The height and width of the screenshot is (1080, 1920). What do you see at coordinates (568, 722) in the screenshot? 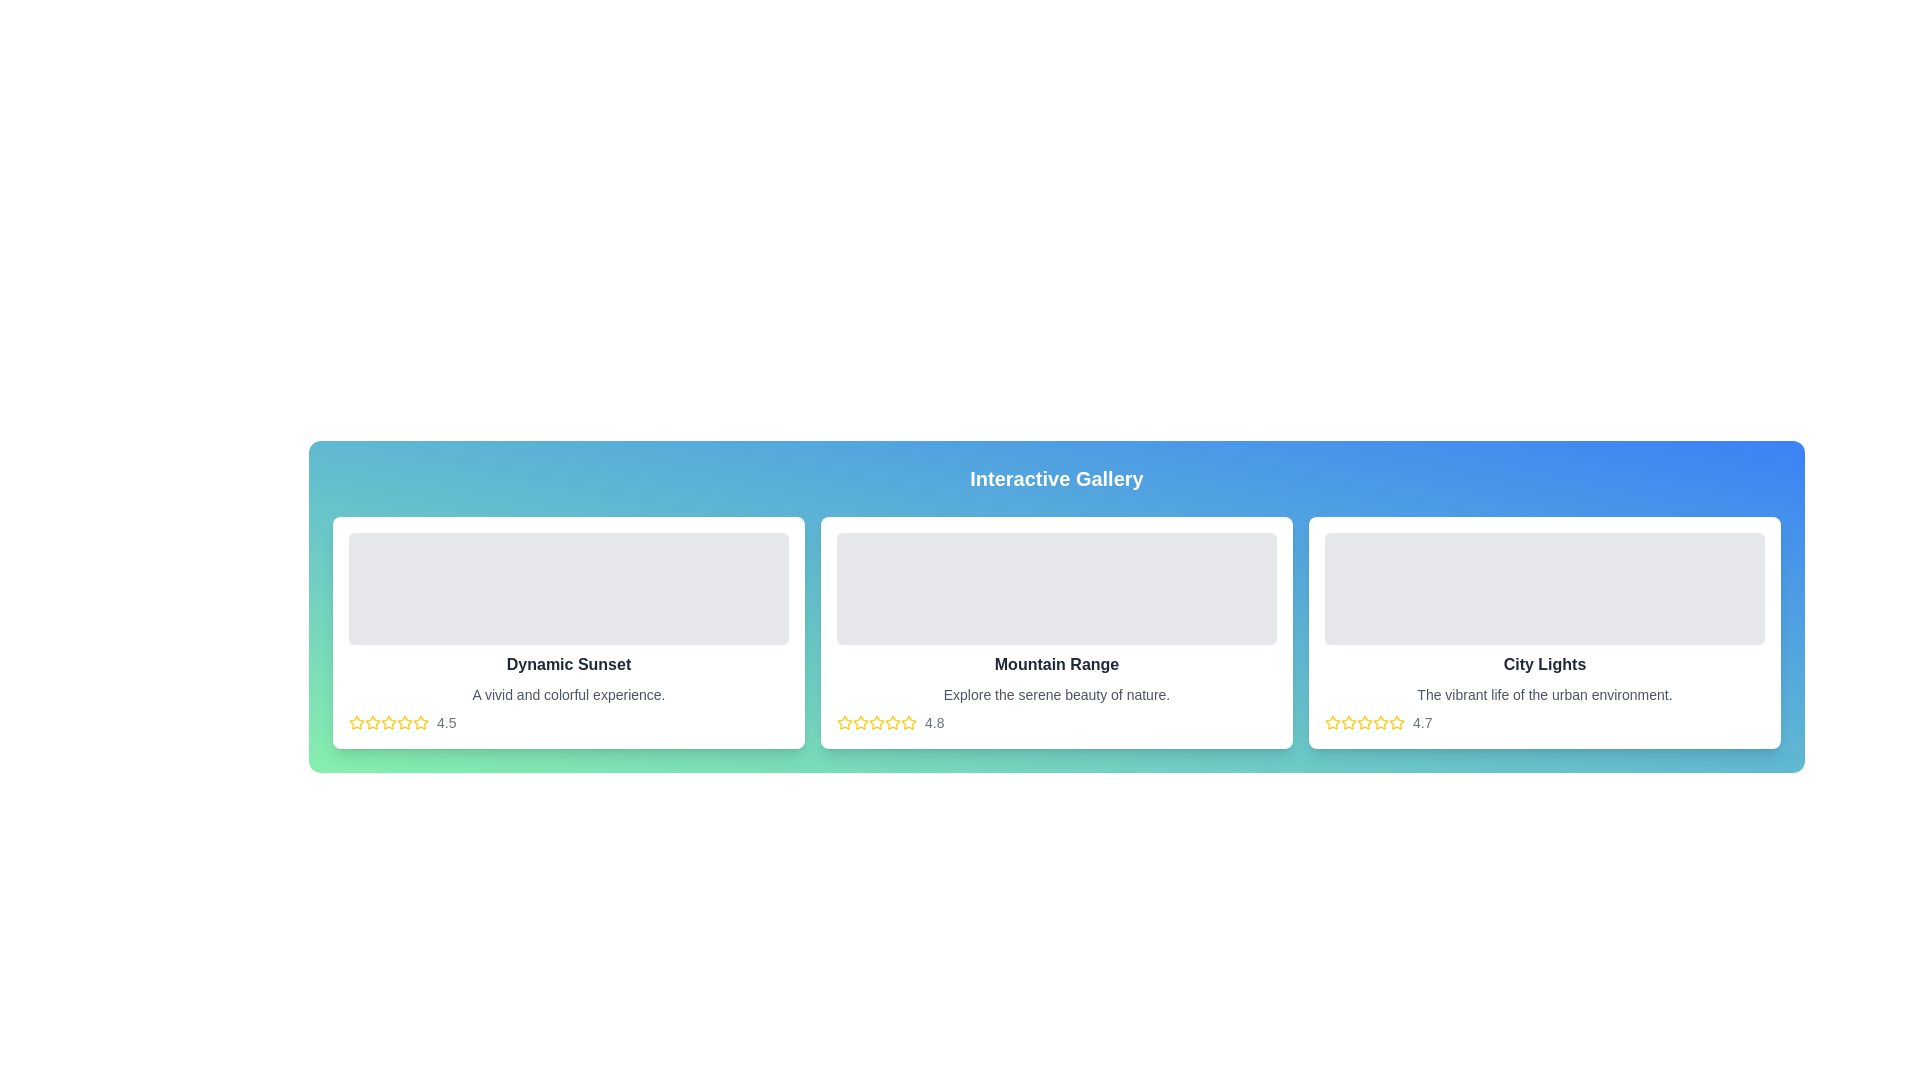
I see `the rating value displayed in the Rating Display located at the bottom of the 'Dynamic Sunset' card, which shows '4.5' as the current rating` at bounding box center [568, 722].